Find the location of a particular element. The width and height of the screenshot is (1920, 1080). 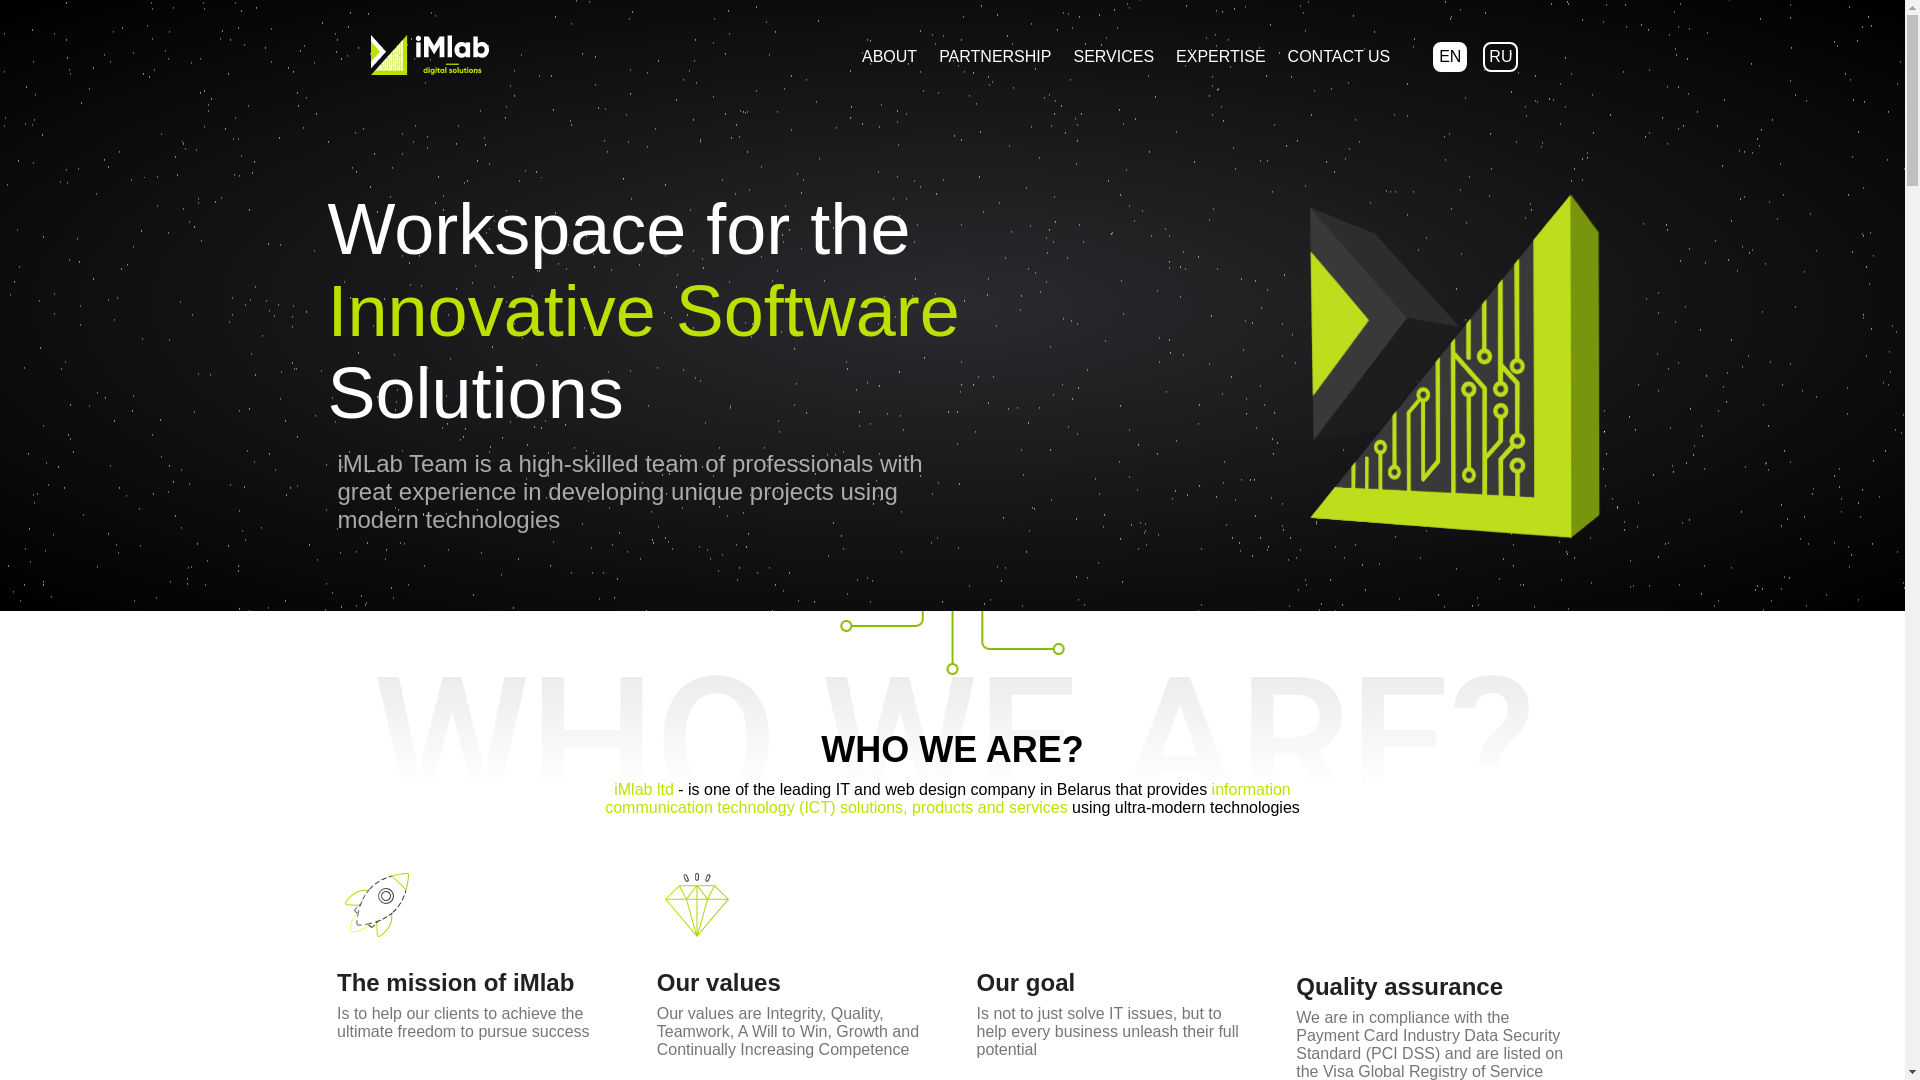

'CONTACT US' is located at coordinates (1276, 55).